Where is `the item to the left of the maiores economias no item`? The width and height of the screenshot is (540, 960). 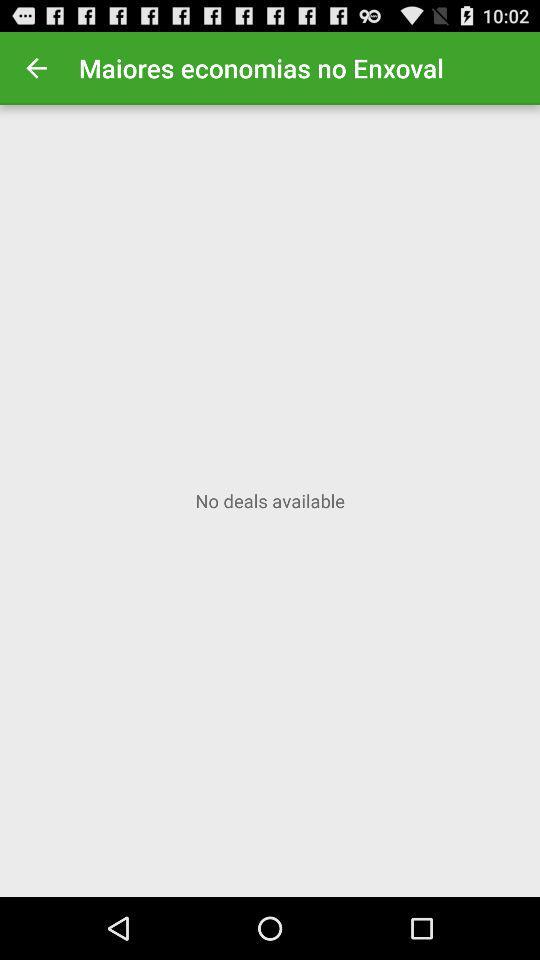 the item to the left of the maiores economias no item is located at coordinates (36, 68).